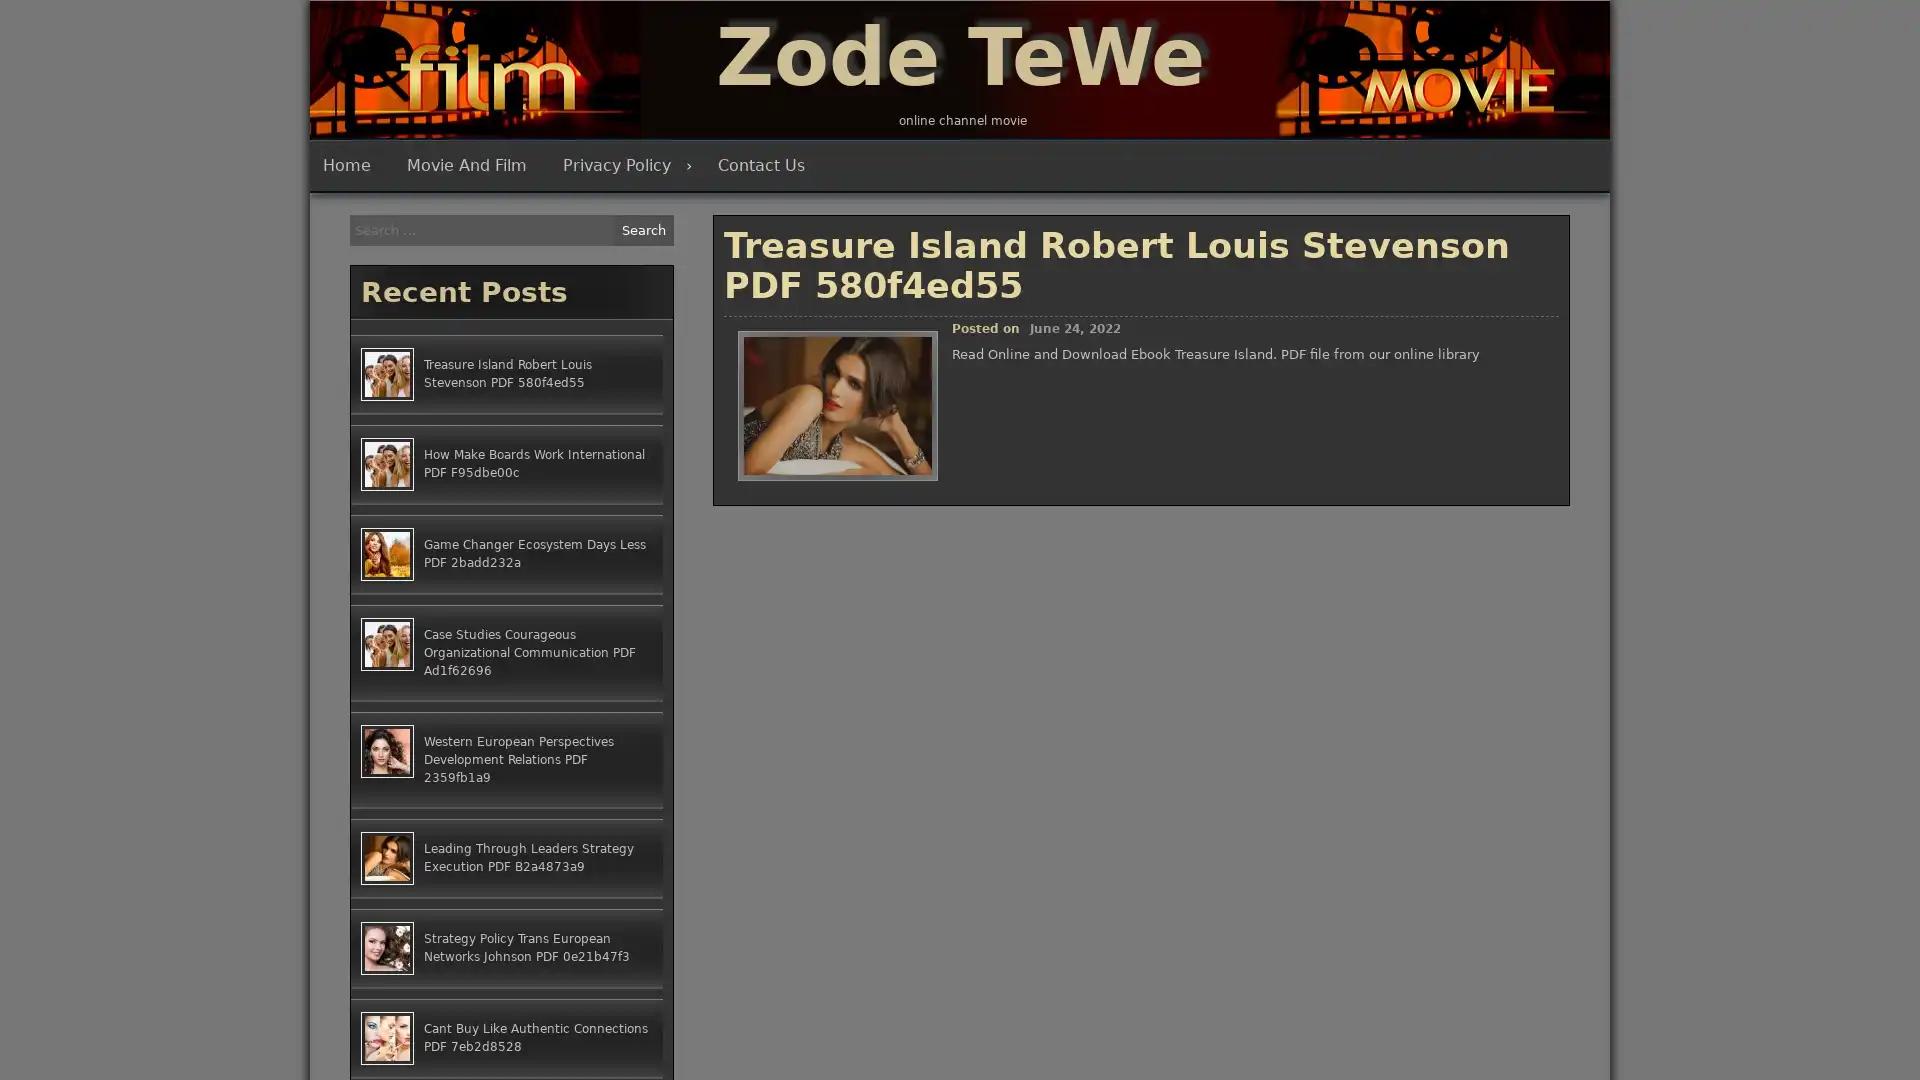 Image resolution: width=1920 pixels, height=1080 pixels. I want to click on Search, so click(643, 229).